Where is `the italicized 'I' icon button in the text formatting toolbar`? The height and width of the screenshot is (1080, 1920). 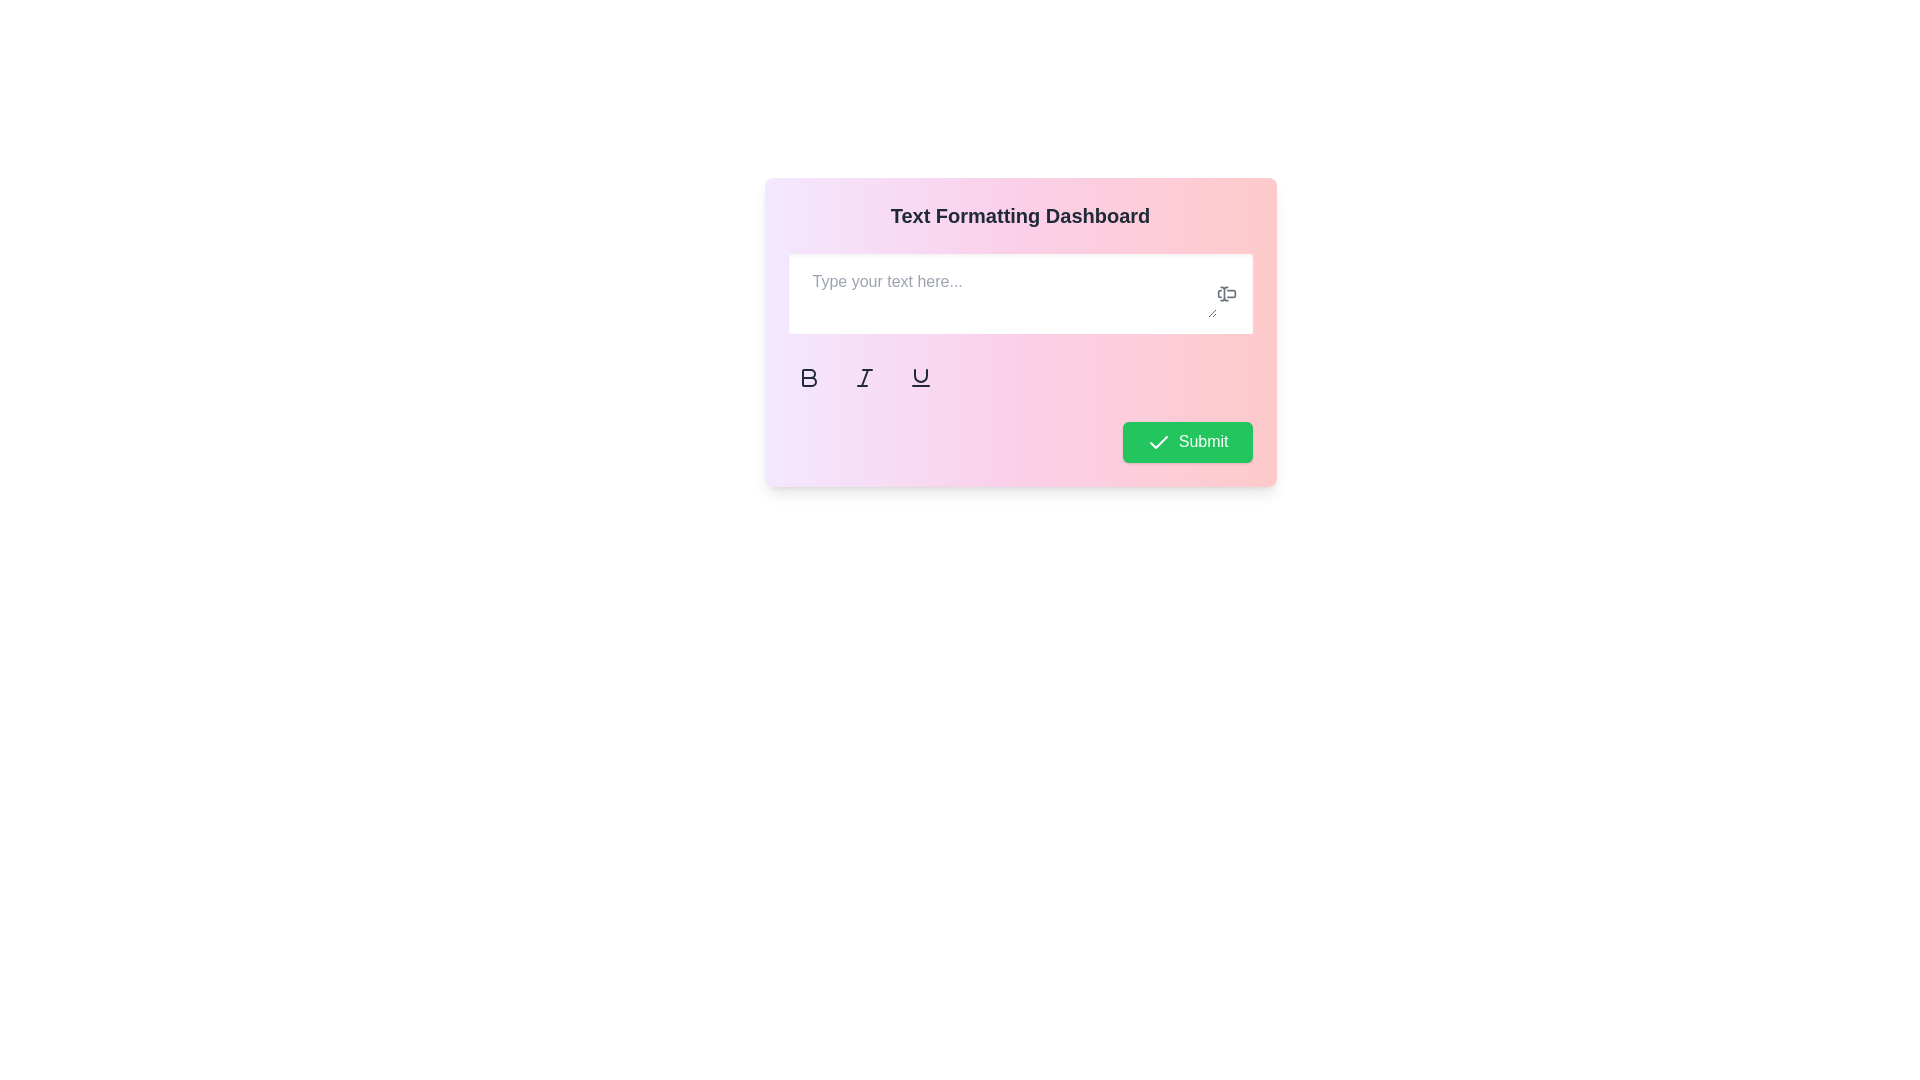
the italicized 'I' icon button in the text formatting toolbar is located at coordinates (864, 378).